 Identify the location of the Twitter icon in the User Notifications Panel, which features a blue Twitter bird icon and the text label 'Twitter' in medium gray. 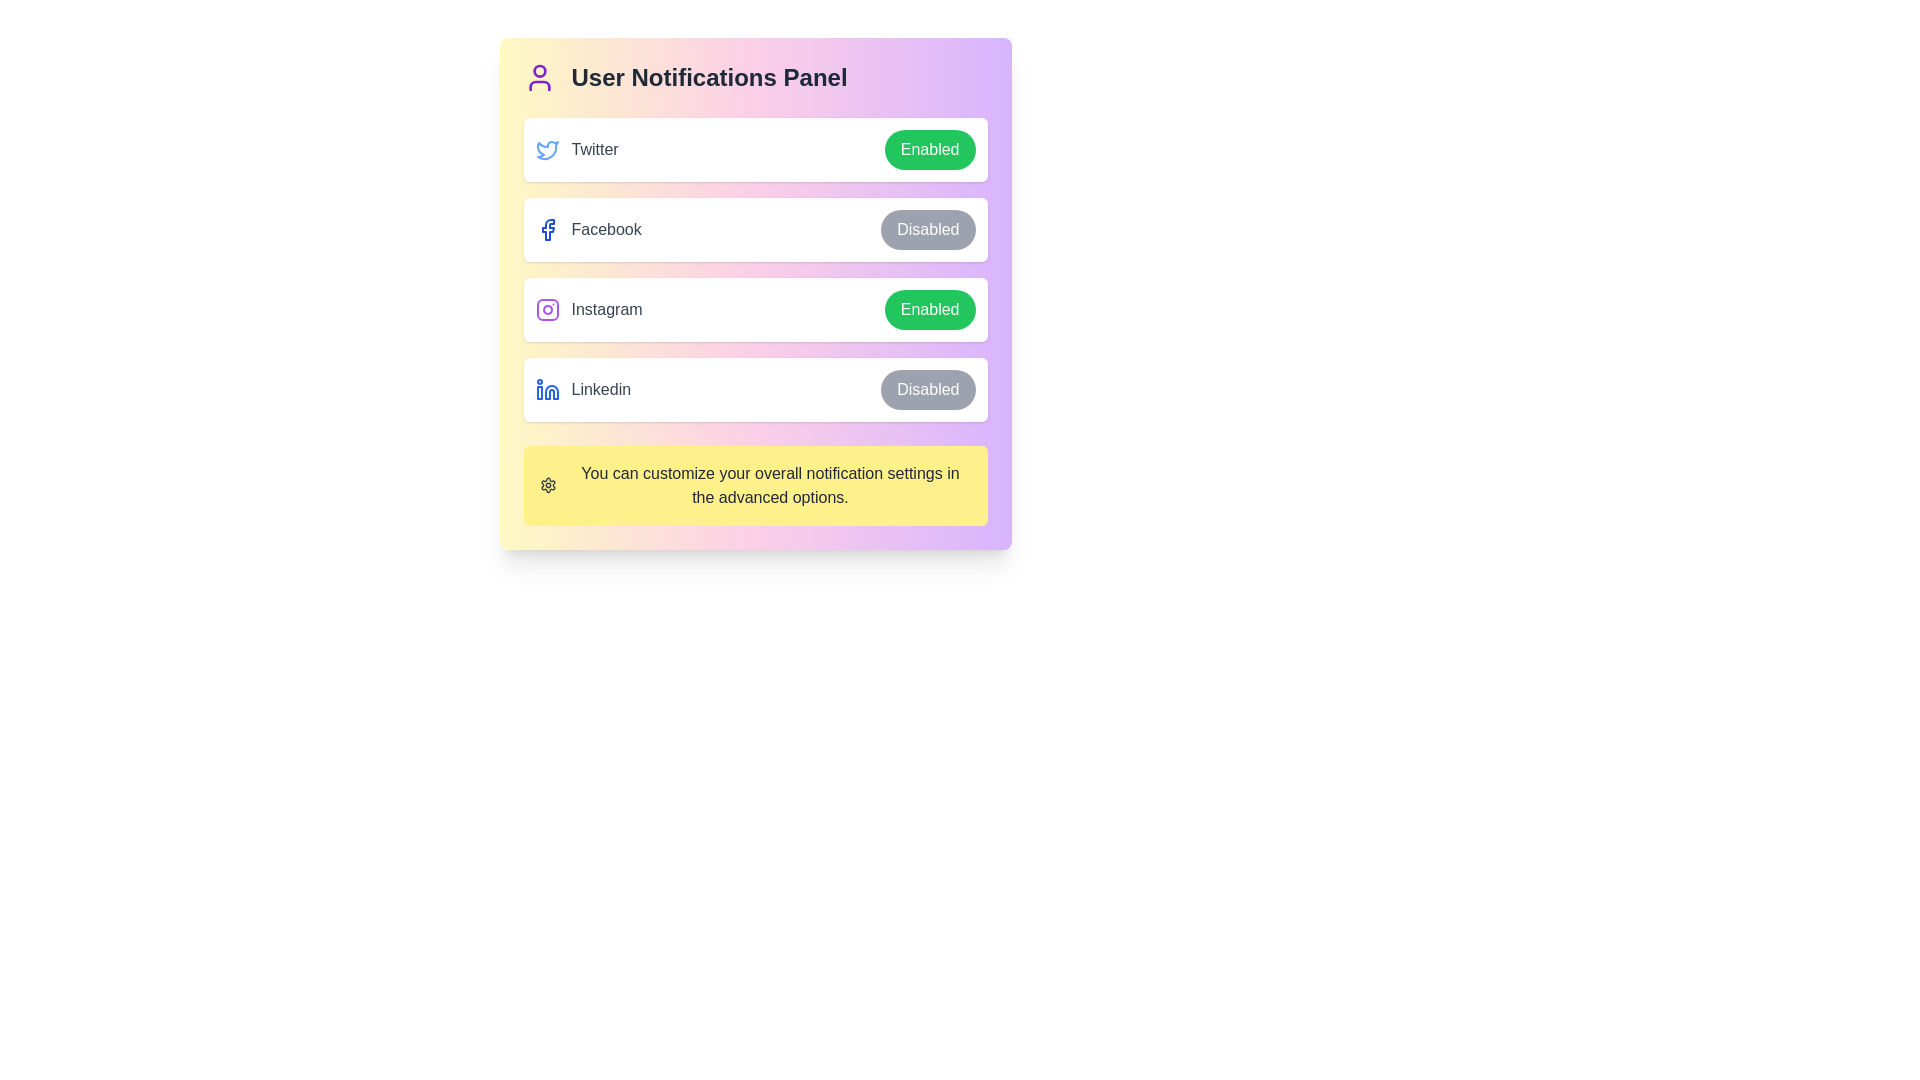
(576, 149).